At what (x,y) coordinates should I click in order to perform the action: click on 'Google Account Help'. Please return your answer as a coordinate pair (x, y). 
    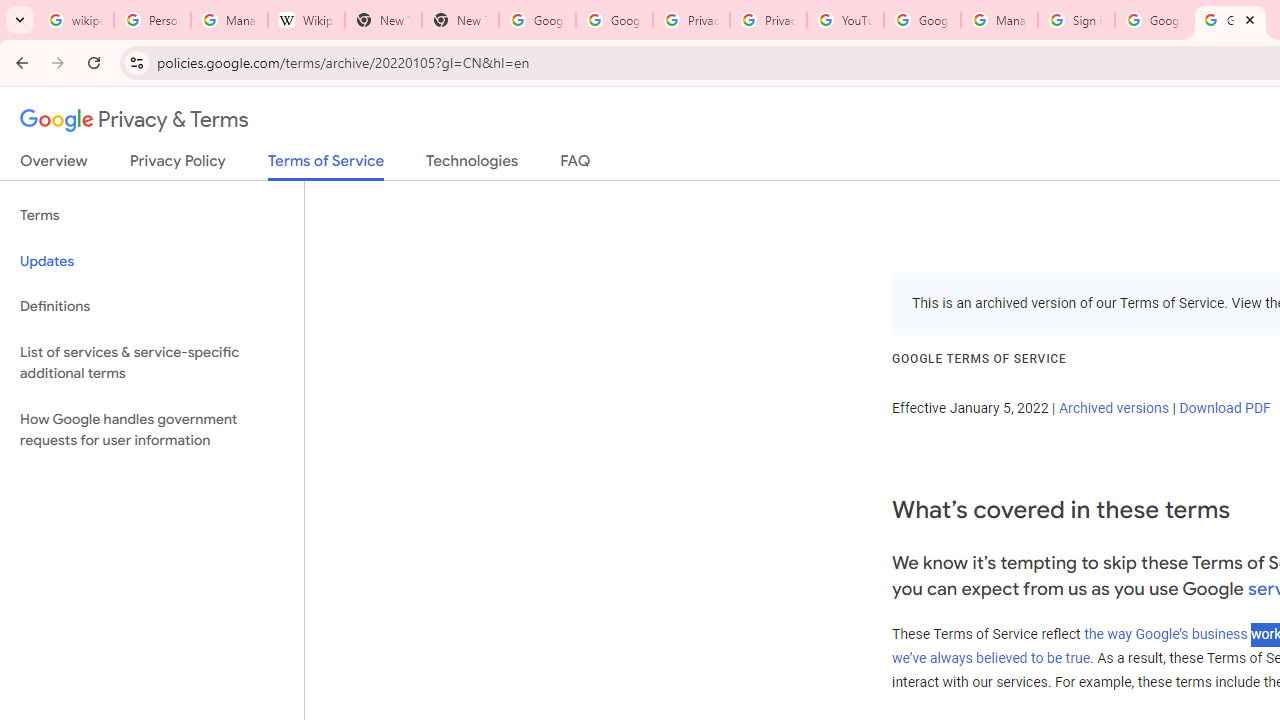
    Looking at the image, I should click on (921, 20).